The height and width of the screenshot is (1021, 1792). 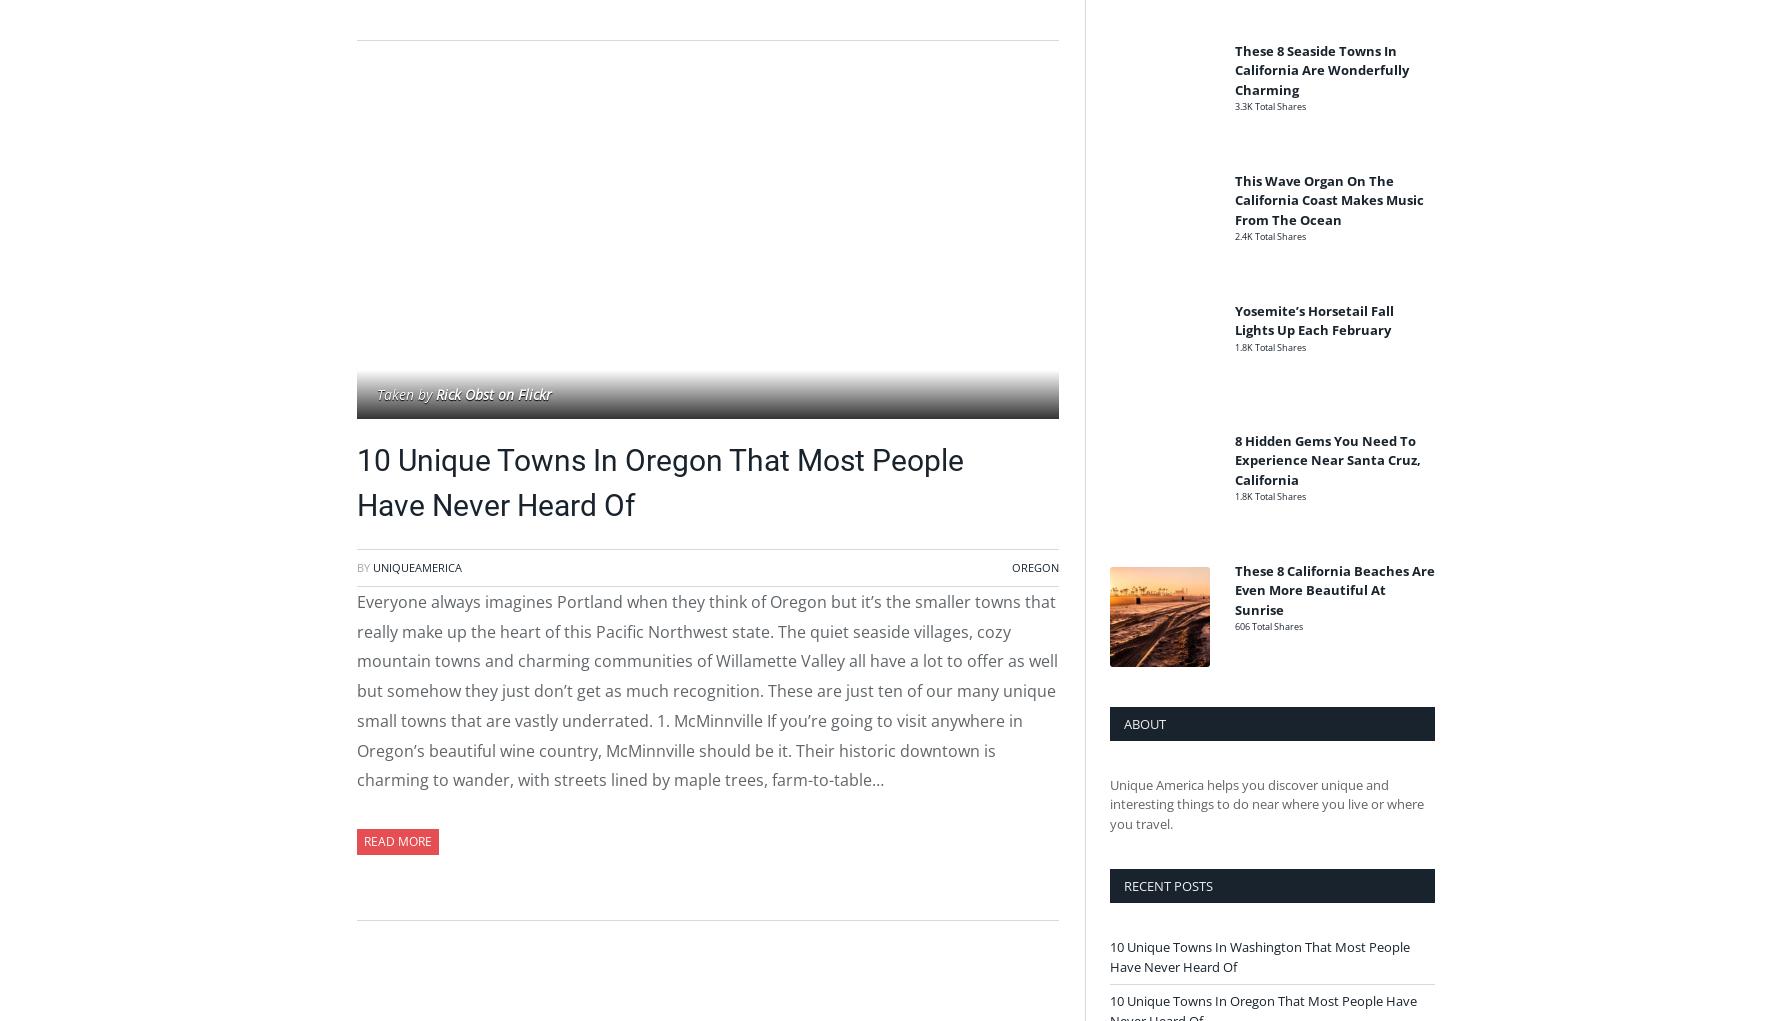 I want to click on 'uniqueamerica', so click(x=417, y=565).